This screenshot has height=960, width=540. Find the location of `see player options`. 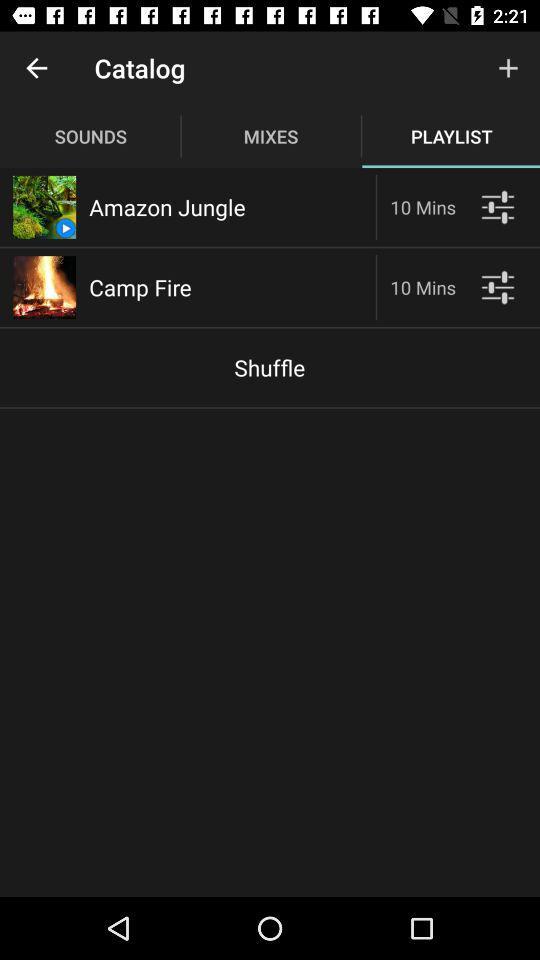

see player options is located at coordinates (496, 207).